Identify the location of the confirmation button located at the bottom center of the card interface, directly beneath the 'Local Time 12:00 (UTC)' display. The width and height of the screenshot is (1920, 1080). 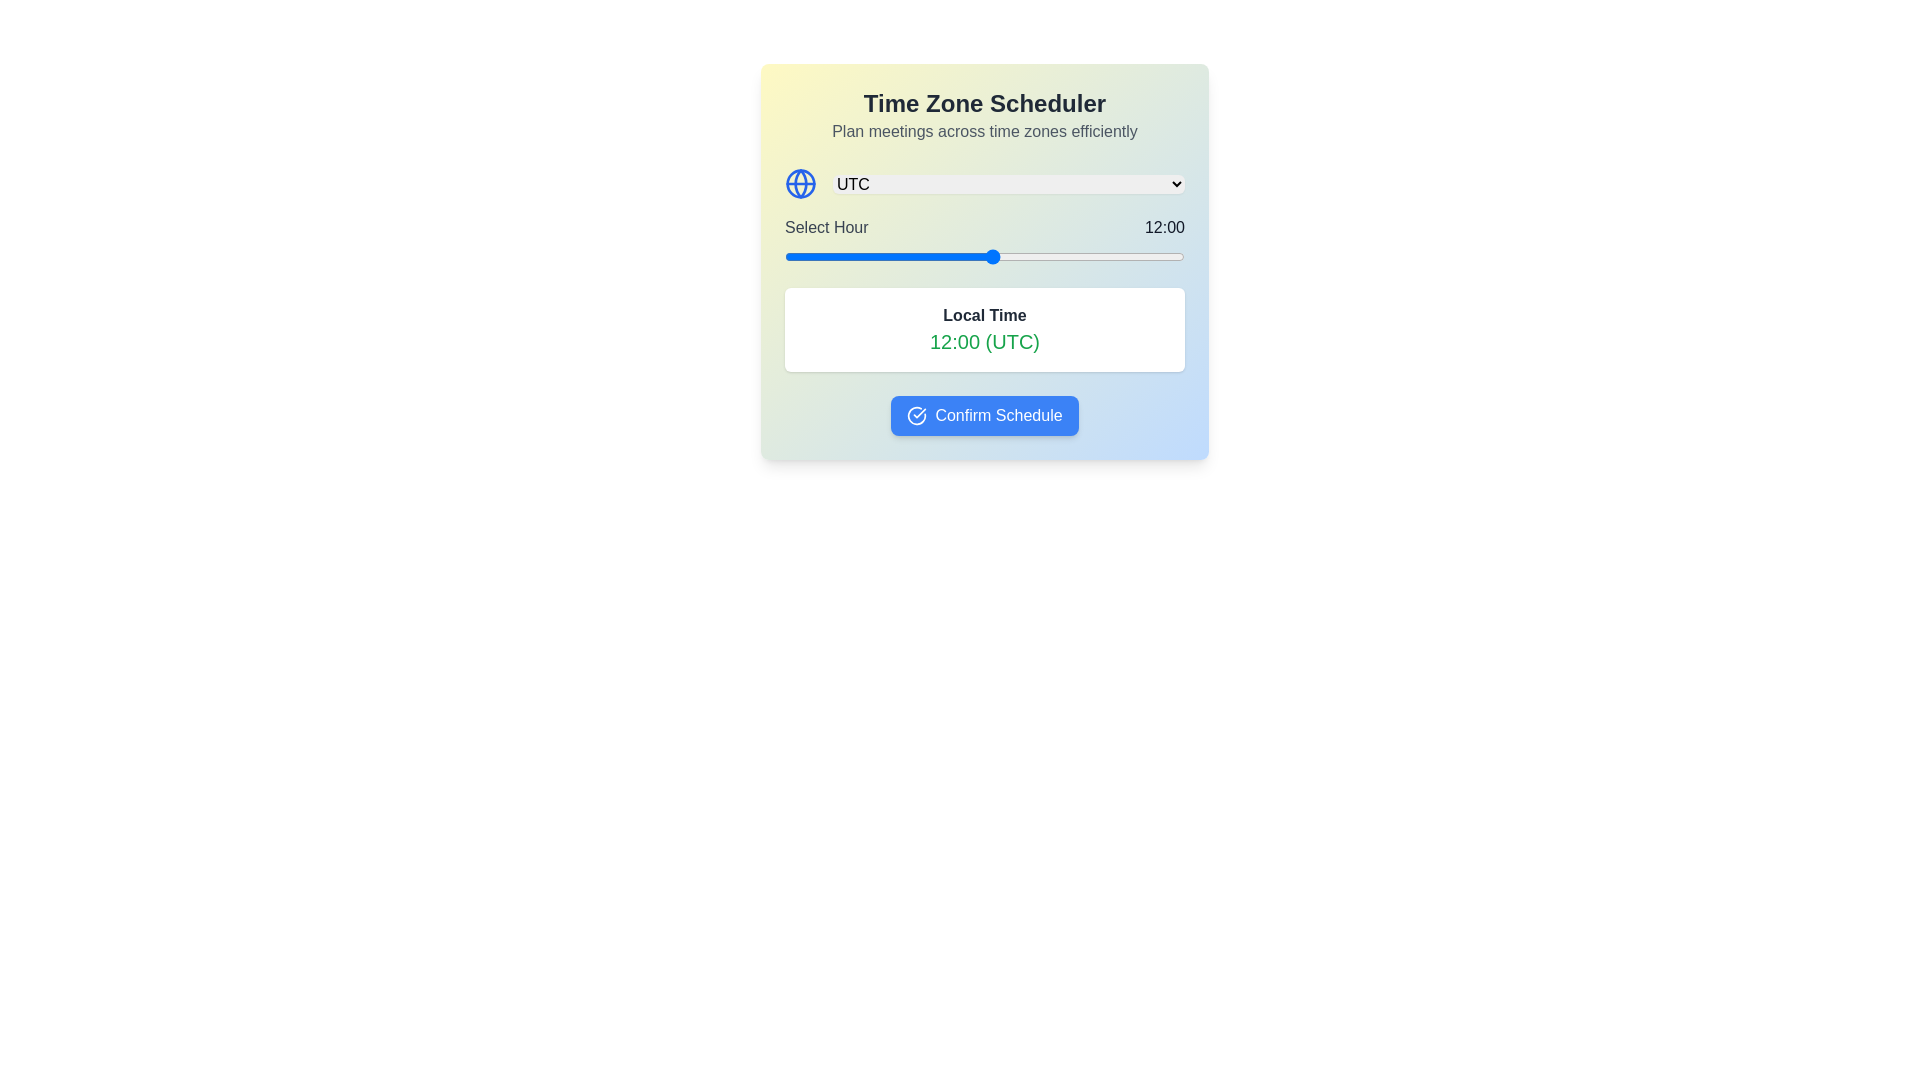
(984, 415).